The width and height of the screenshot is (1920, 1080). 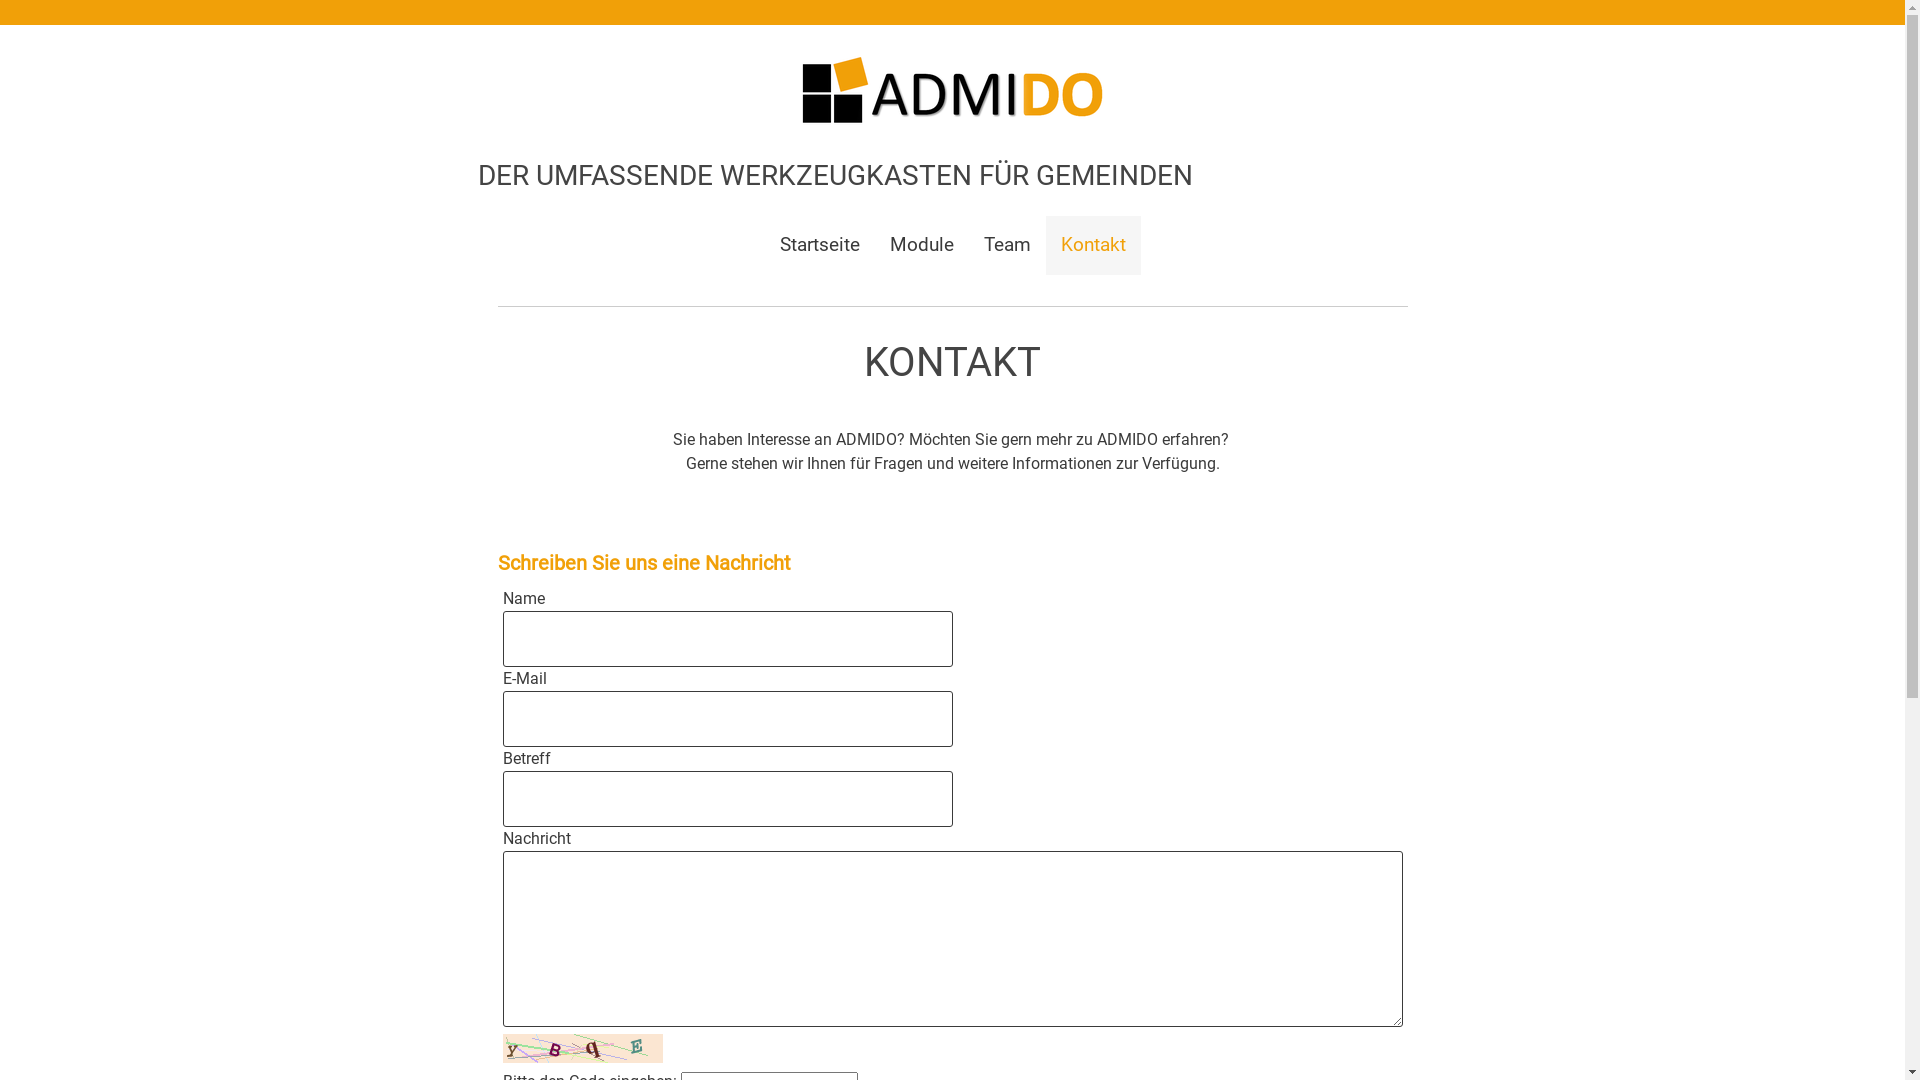 What do you see at coordinates (1045, 244) in the screenshot?
I see `'Kontakt'` at bounding box center [1045, 244].